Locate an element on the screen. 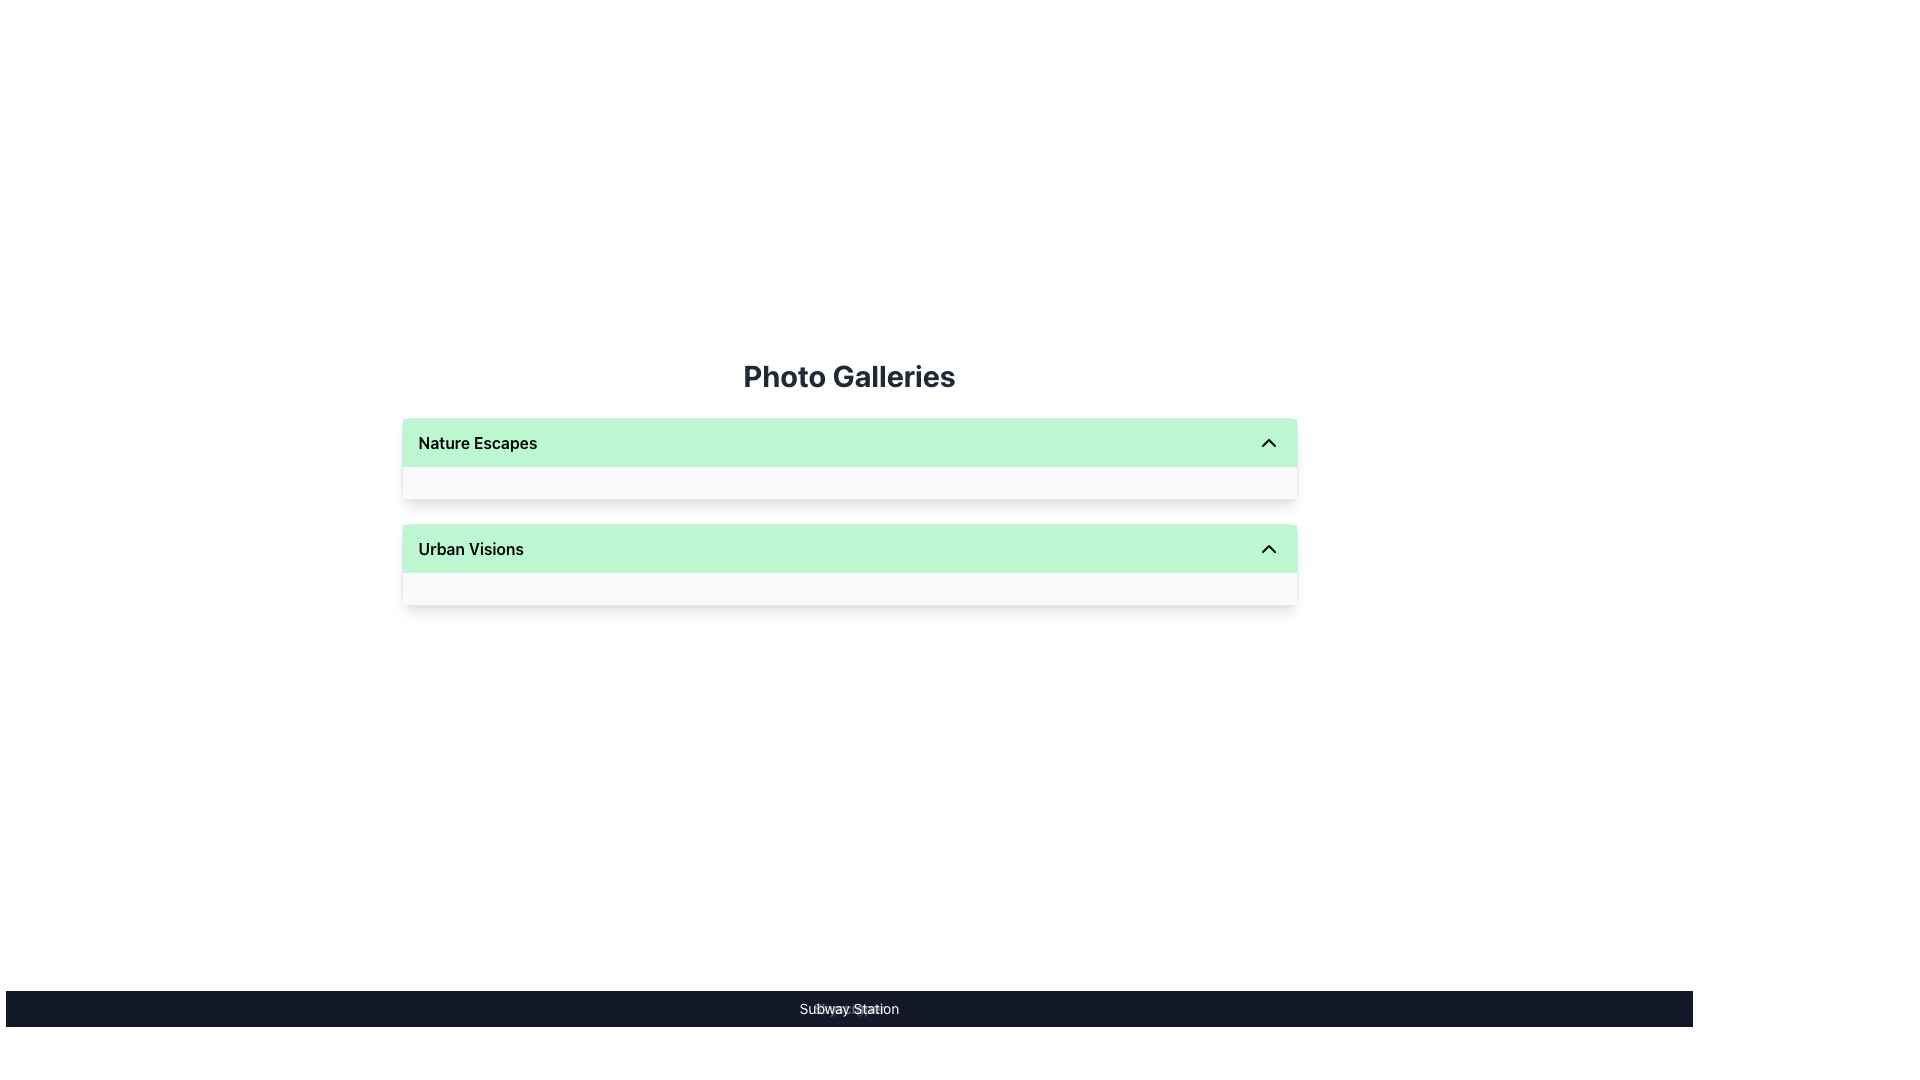 This screenshot has height=1080, width=1920. the Collapsible Section Header labeled 'Urban Visions' with a green background and an upward-facing chevron icon, which is located beneath the heading 'Photo Galleries' is located at coordinates (849, 564).